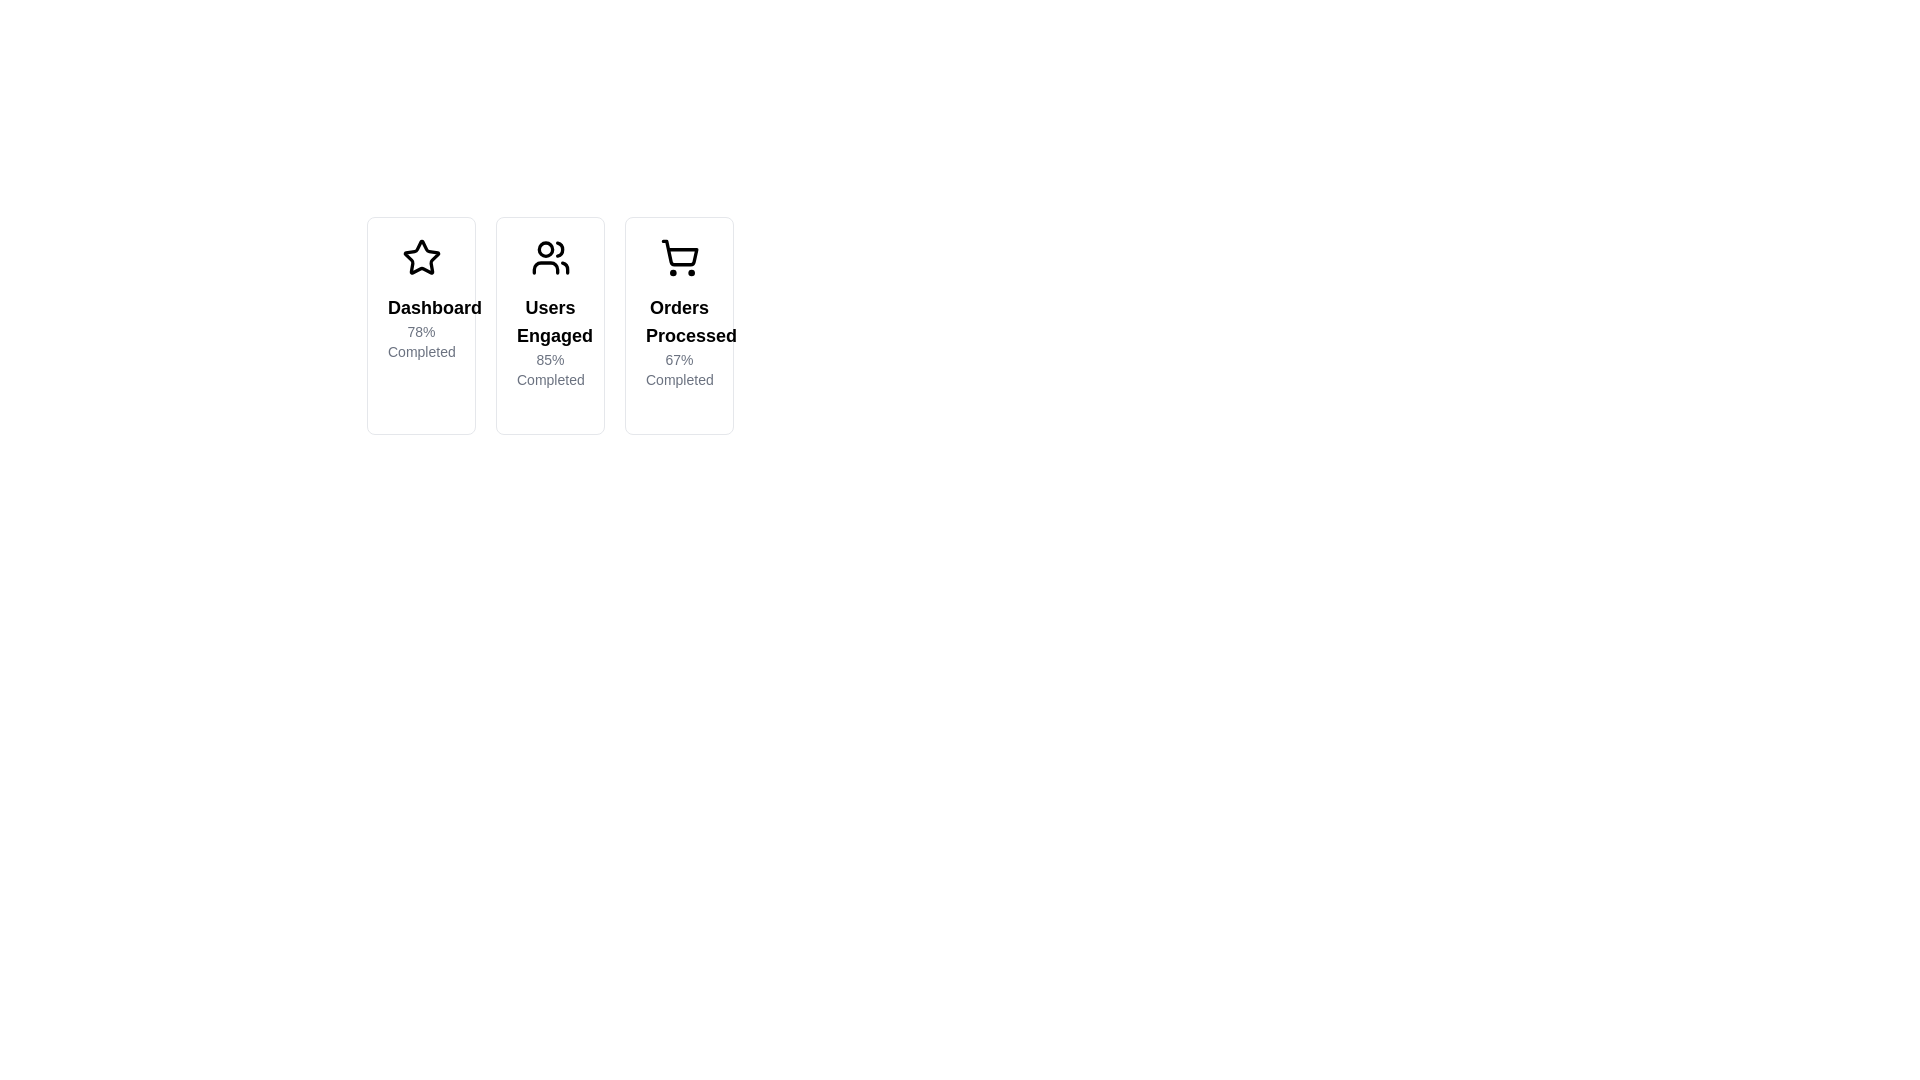 The width and height of the screenshot is (1920, 1080). I want to click on the text element that conveys a progress update of 78% completion, located in the first card of a row of three, just below a star icon, so click(420, 326).